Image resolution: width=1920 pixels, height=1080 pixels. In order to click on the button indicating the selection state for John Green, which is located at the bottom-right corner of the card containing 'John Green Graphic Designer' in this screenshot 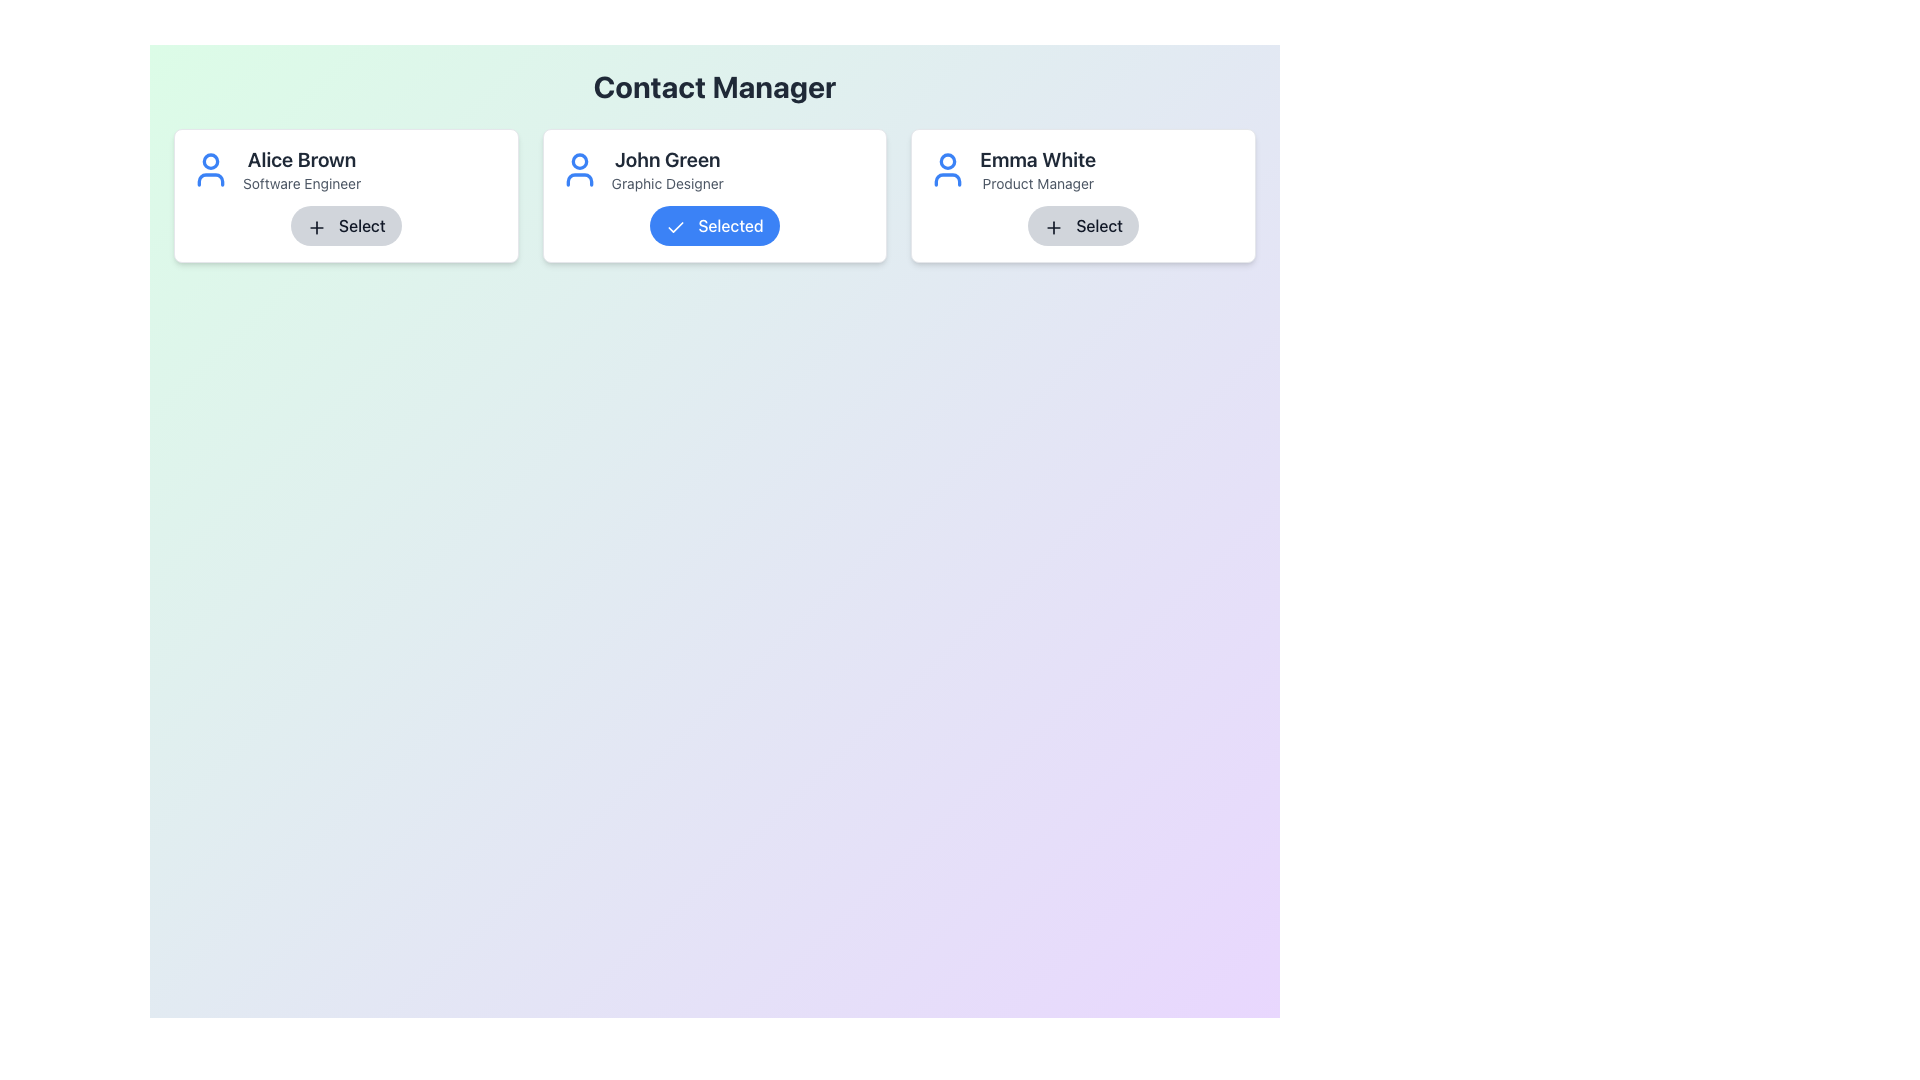, I will do `click(715, 225)`.